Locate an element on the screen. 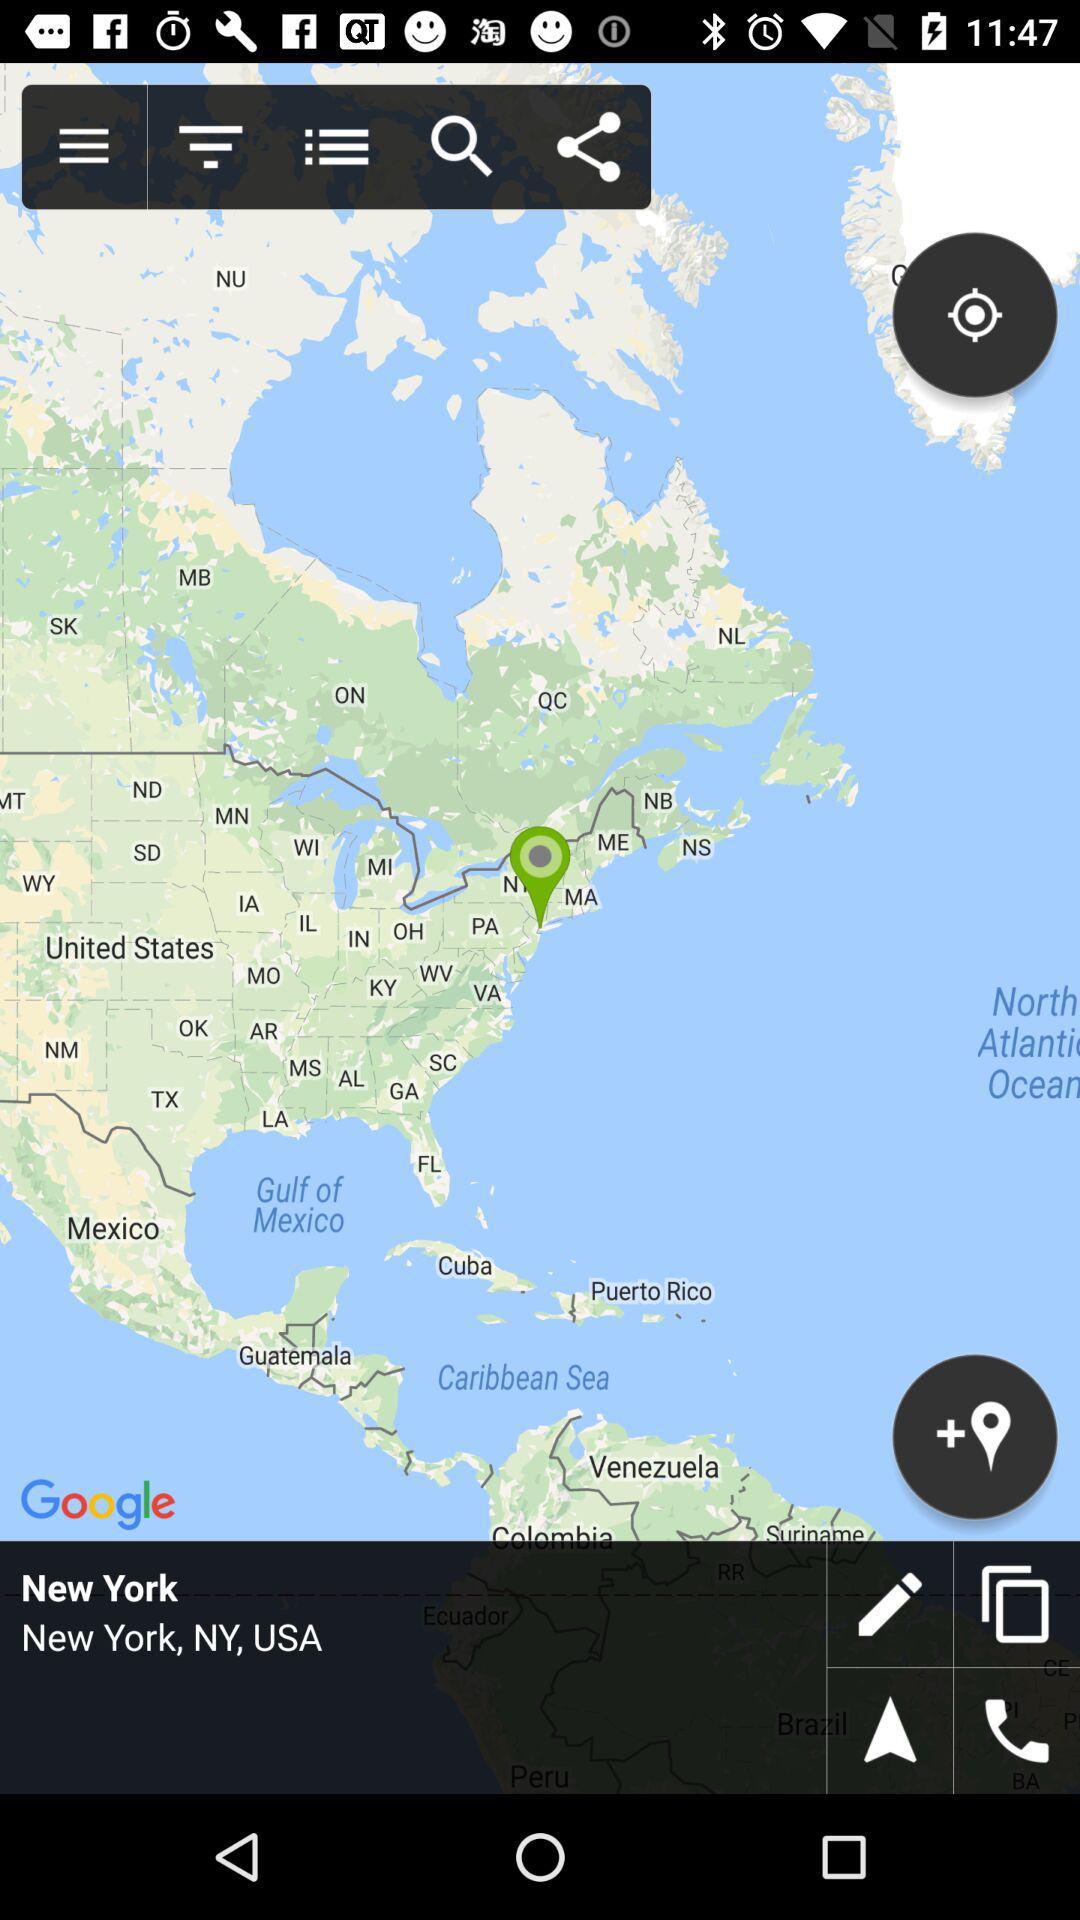  get directions is located at coordinates (889, 1730).